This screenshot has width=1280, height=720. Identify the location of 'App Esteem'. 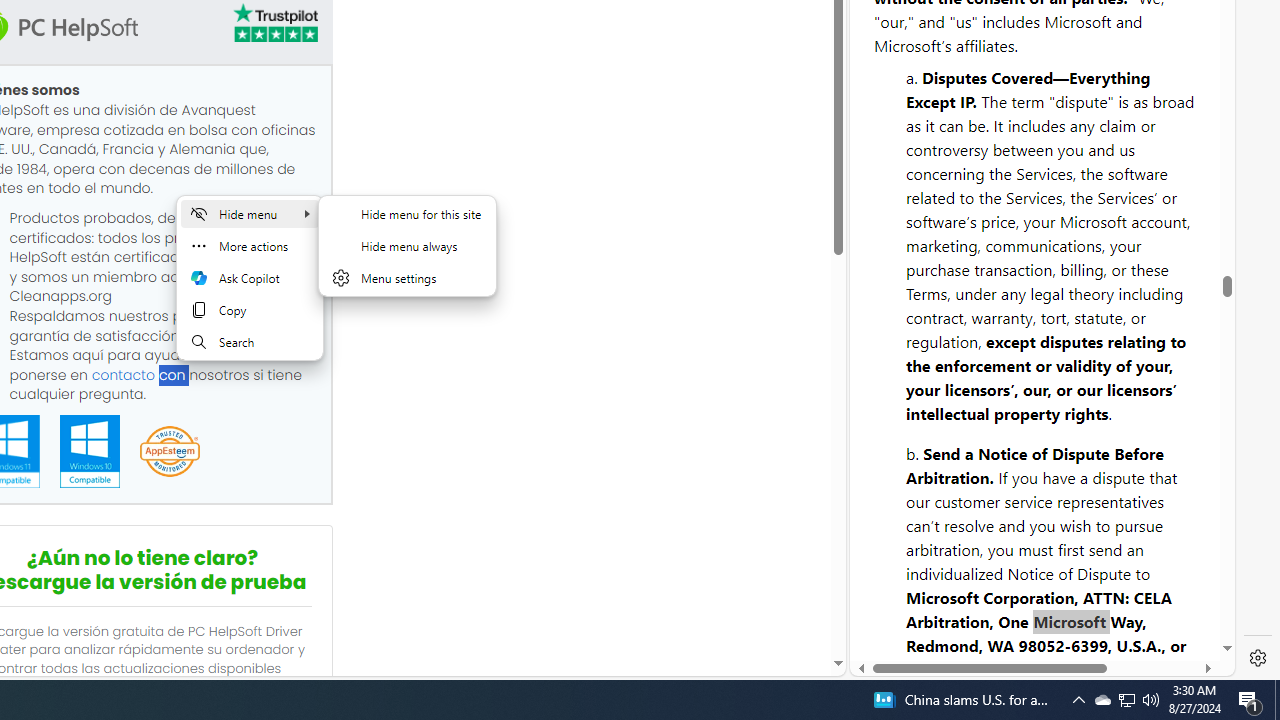
(169, 452).